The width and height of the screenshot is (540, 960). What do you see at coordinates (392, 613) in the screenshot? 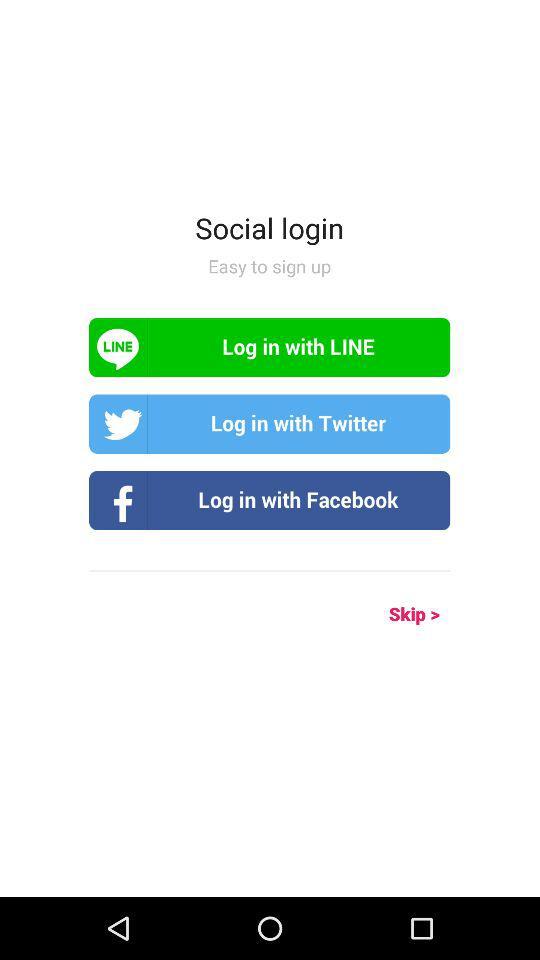
I see `the icon on the right` at bounding box center [392, 613].